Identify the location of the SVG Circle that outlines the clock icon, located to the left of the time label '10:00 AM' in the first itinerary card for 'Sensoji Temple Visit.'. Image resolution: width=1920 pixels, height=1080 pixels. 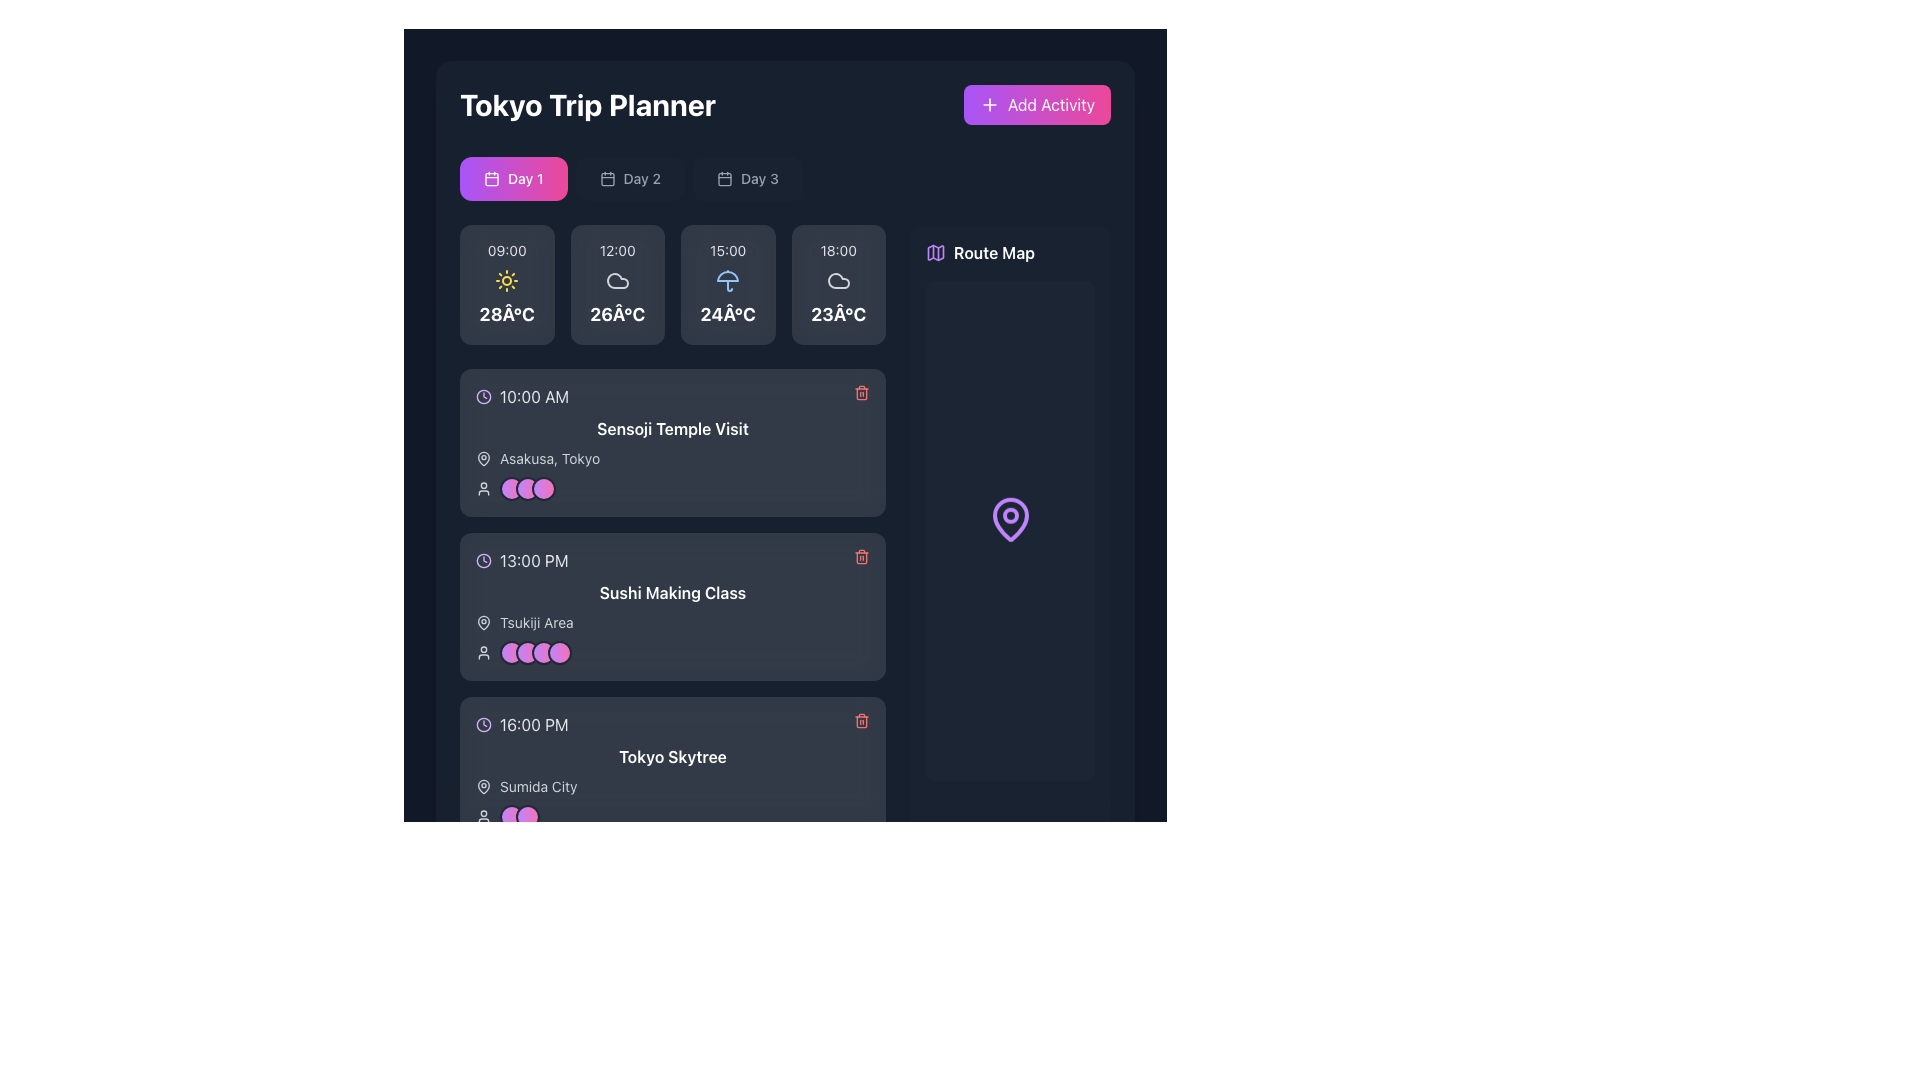
(484, 397).